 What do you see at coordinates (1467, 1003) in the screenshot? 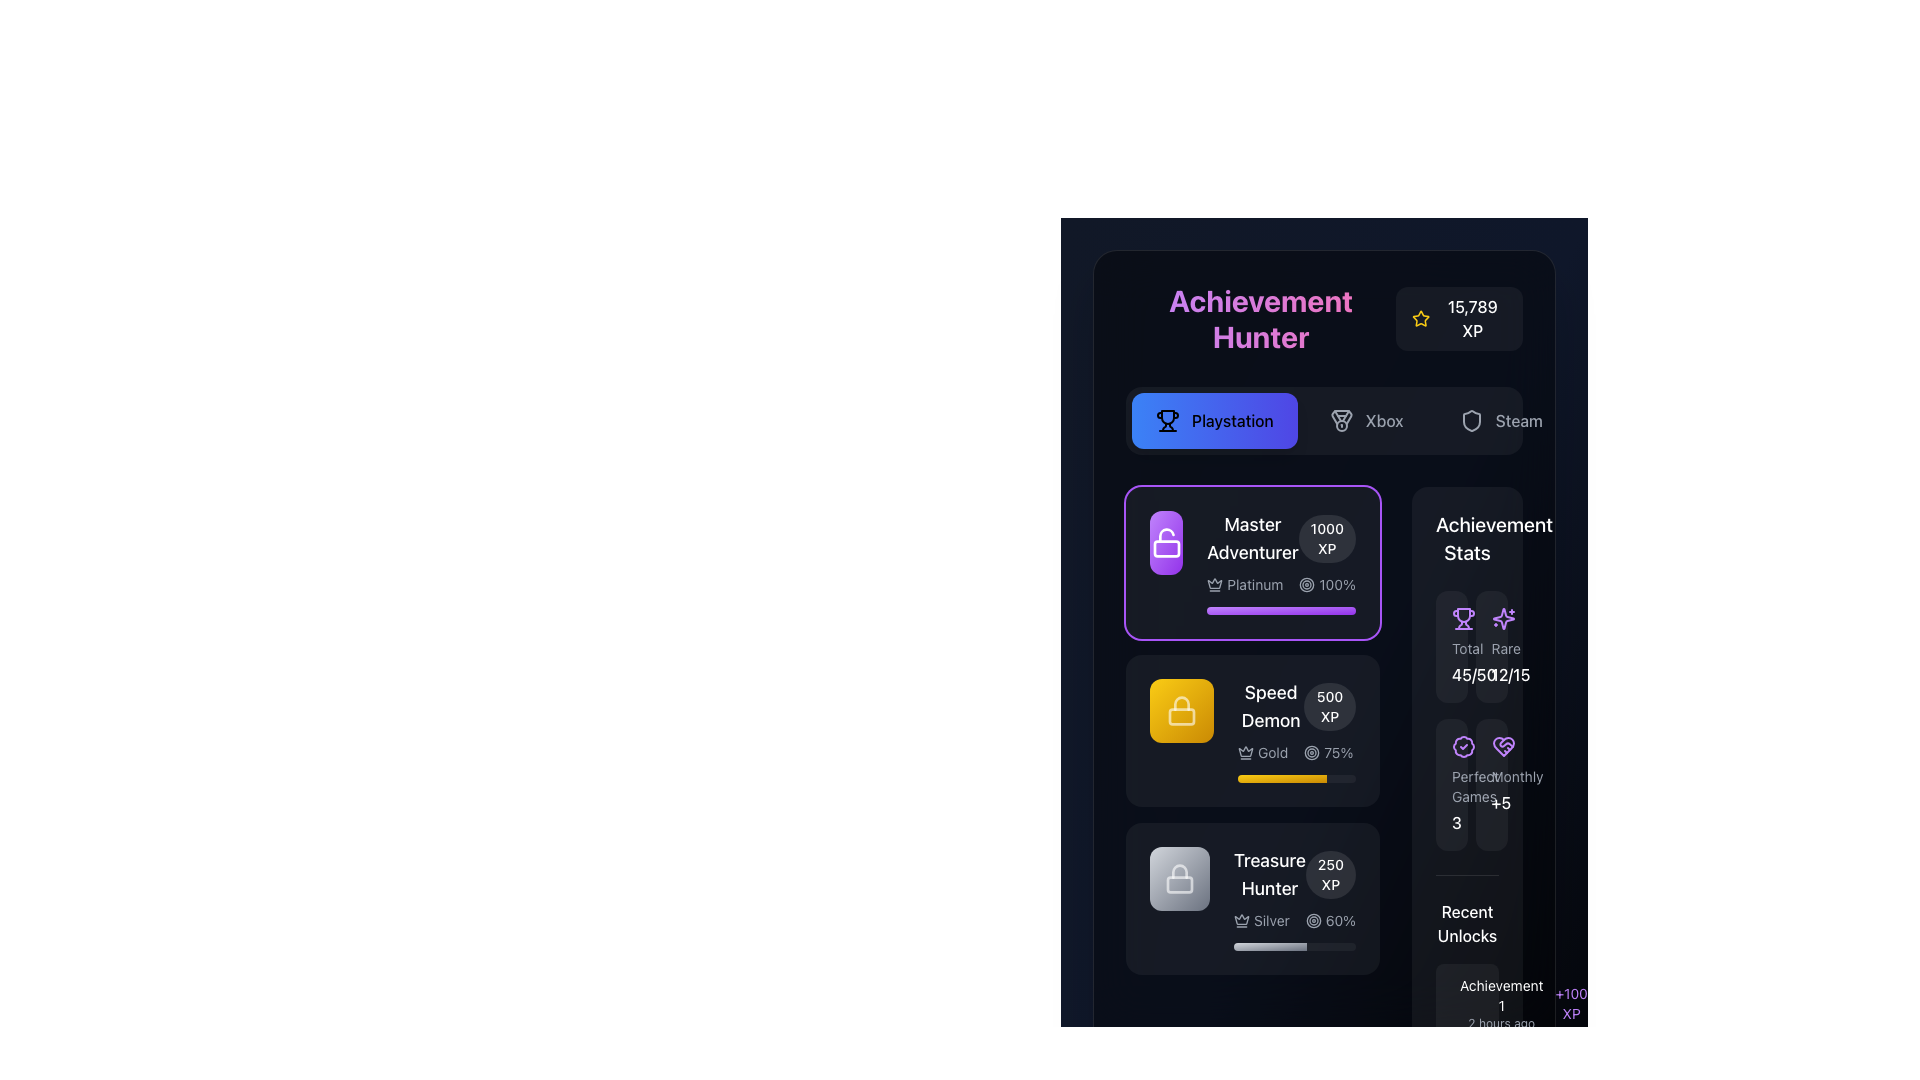
I see `information displayed on the first Informational card in the 'Recent Unlocks' section, which shows 'Achievement 1', '2 hours ago', and '+100 XP'` at bounding box center [1467, 1003].